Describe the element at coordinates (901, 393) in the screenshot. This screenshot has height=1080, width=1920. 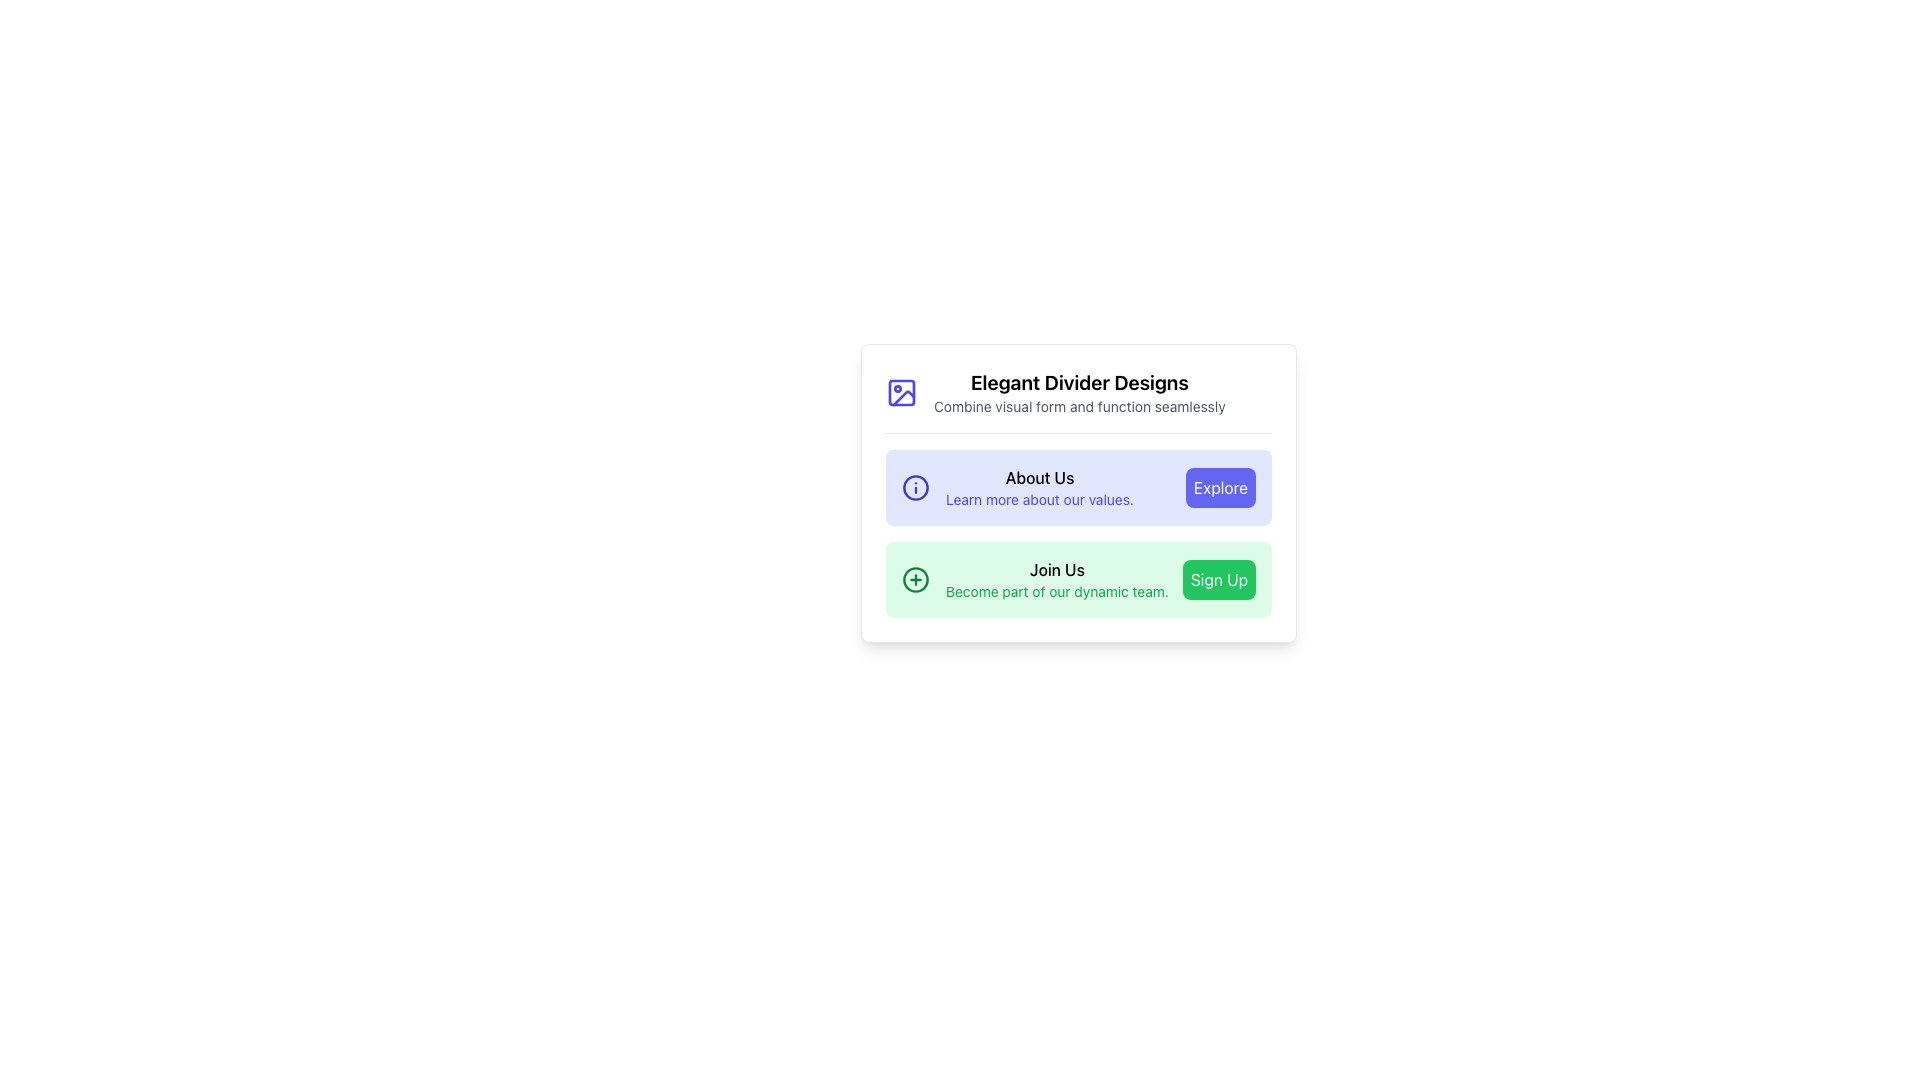
I see `the icon that visually represents the 'Elegant Divider Designs' heading, located to the left of the text` at that location.